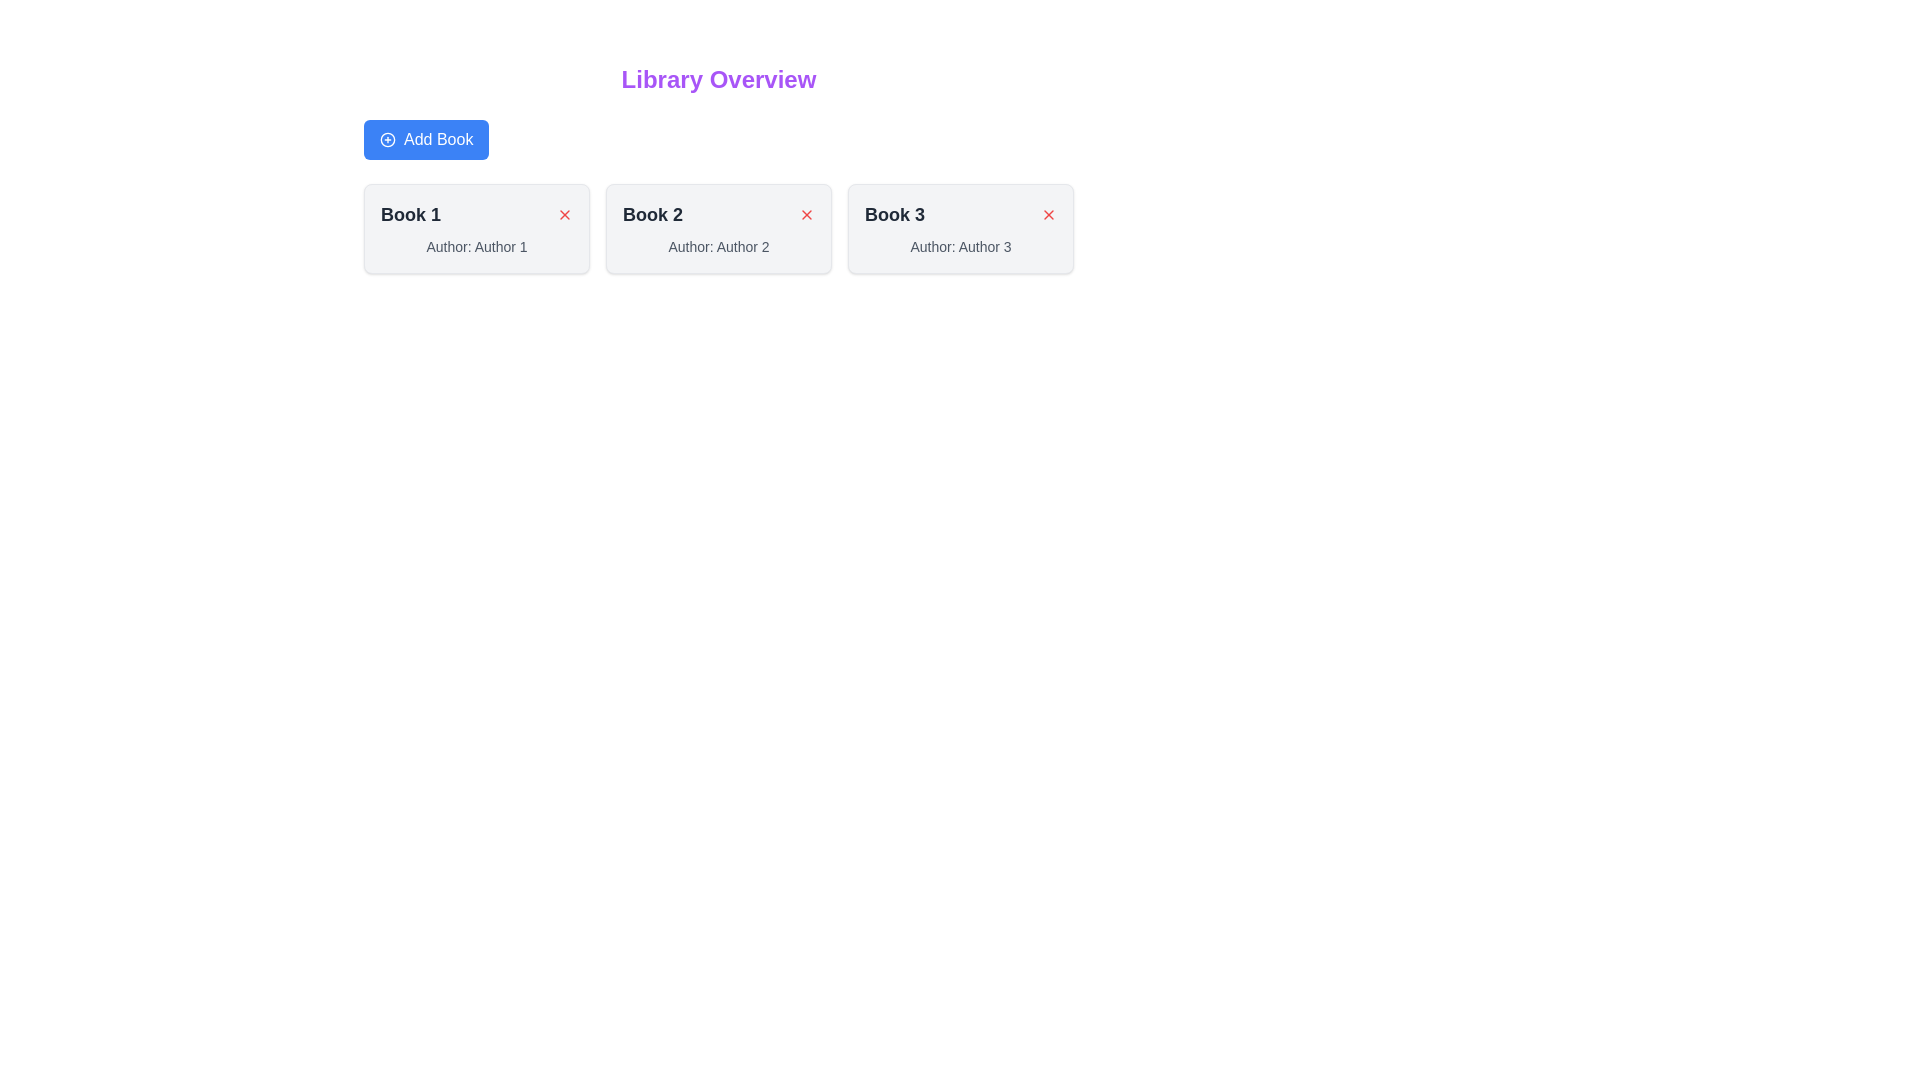  I want to click on author information text label located at the bottom of the 'Book 3' card, which is the third in a horizontal row of similar containers, so click(960, 245).